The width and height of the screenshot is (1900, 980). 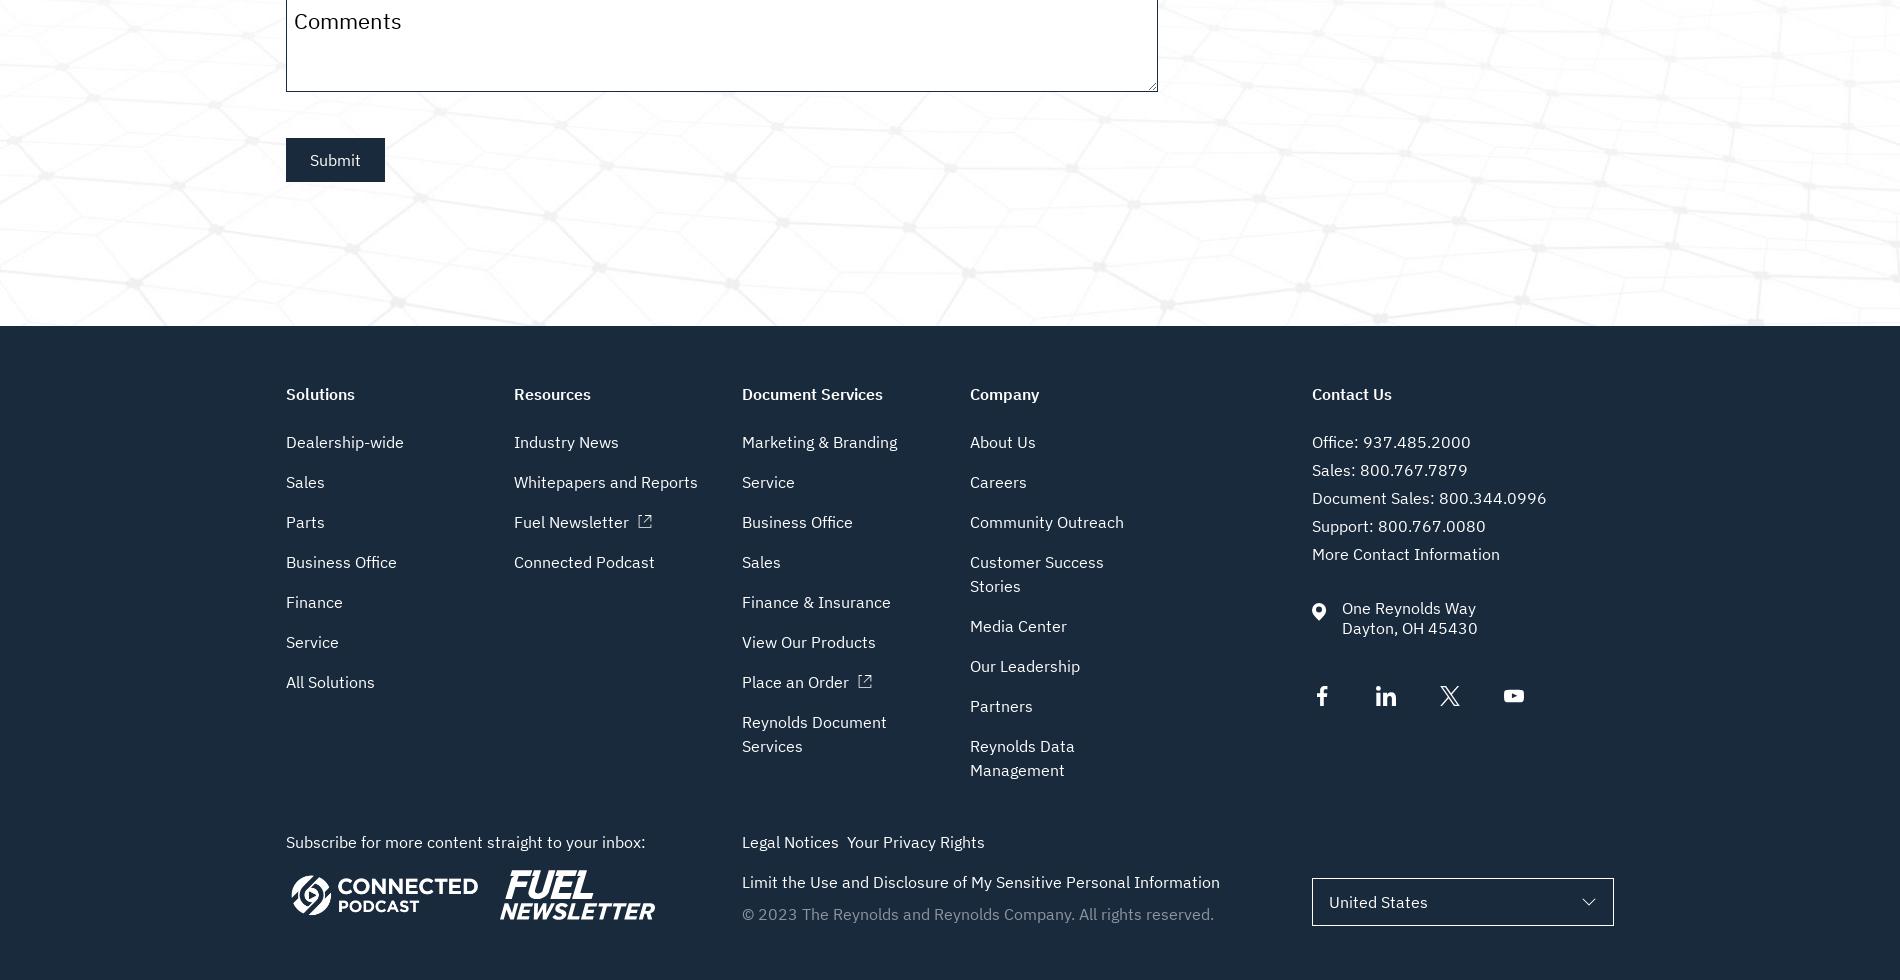 I want to click on 'Community Outreach', so click(x=1047, y=522).